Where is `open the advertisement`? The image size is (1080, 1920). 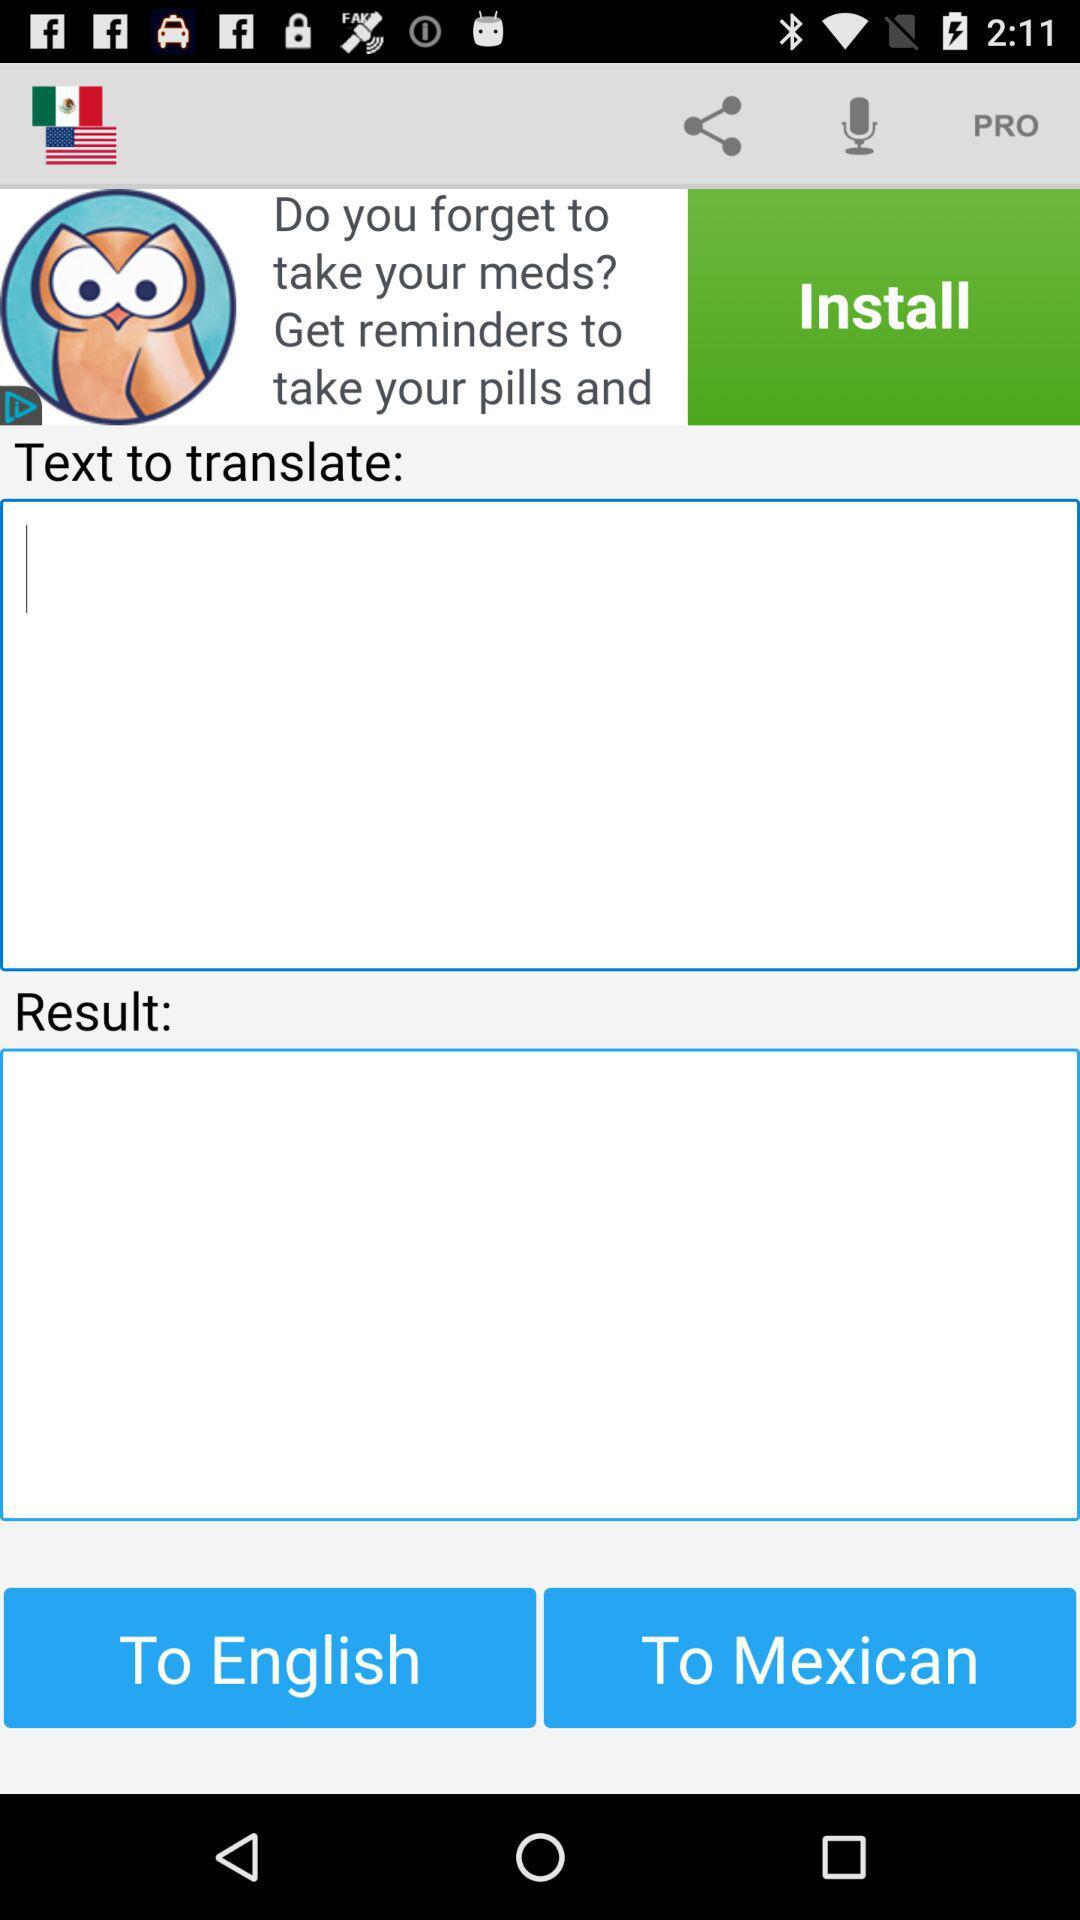 open the advertisement is located at coordinates (540, 306).